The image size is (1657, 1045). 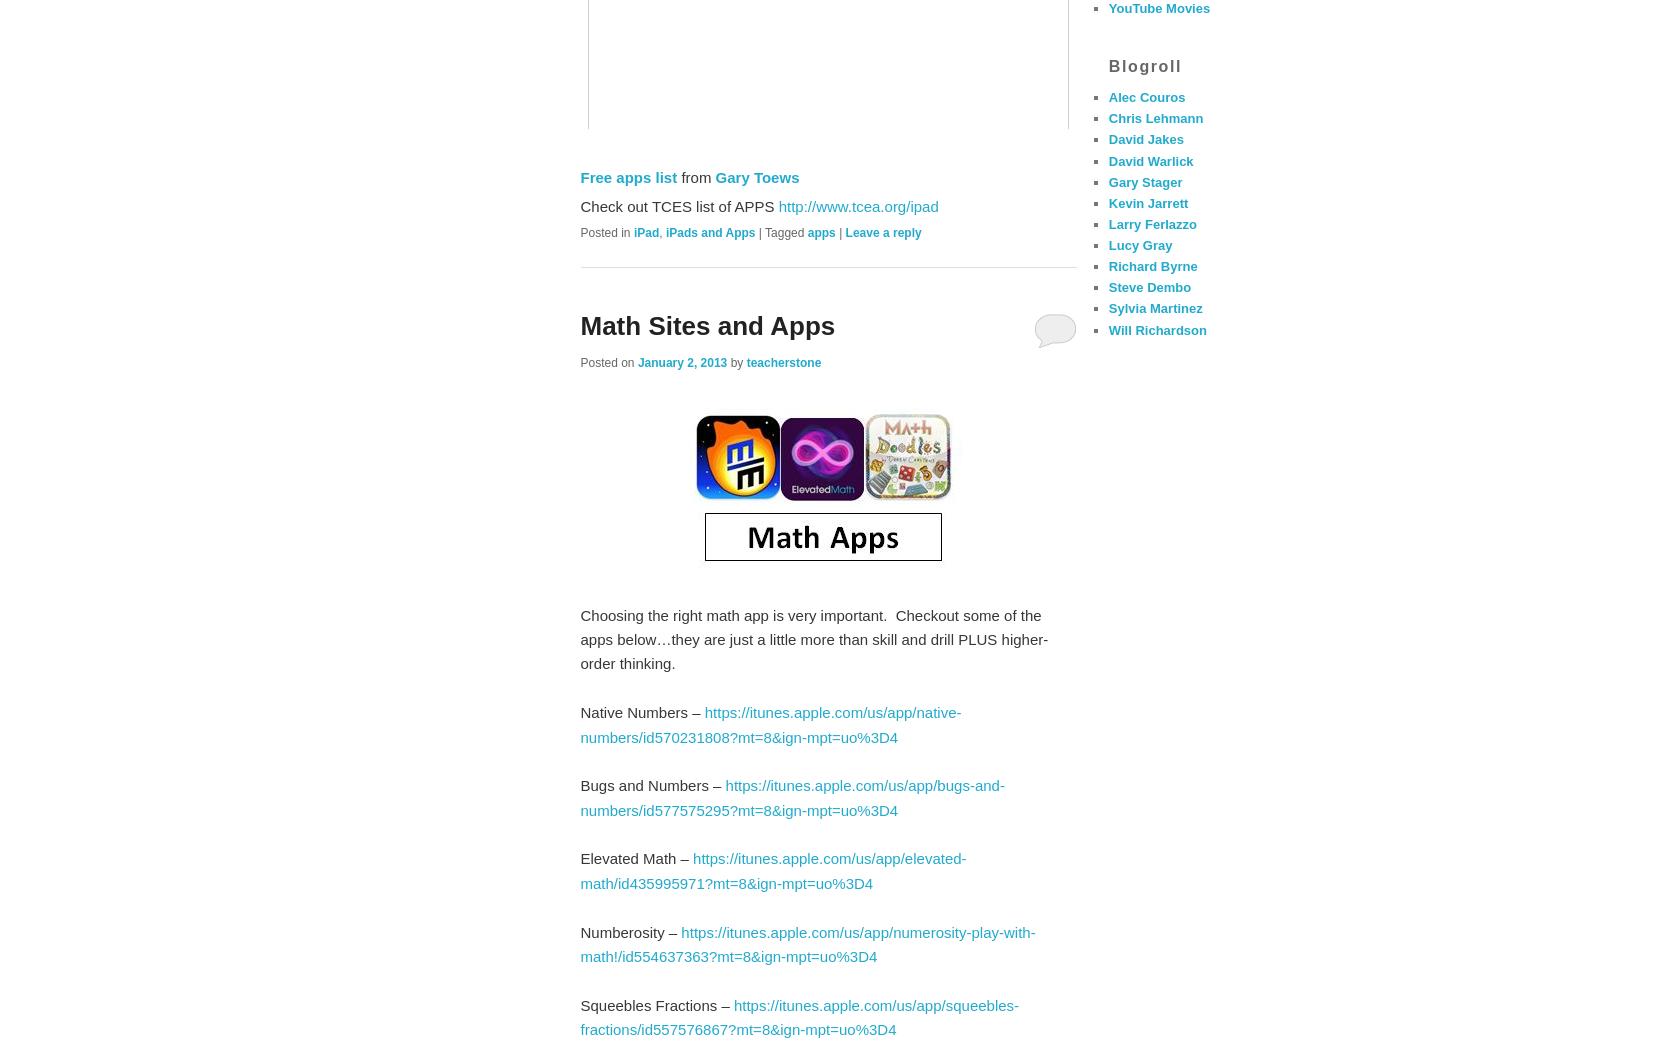 I want to click on 'https://itunes.apple.com/us/app/numerosity-play-with-math!/id554637363?mt=8&ign-mpt=uo%3D4', so click(x=806, y=942).